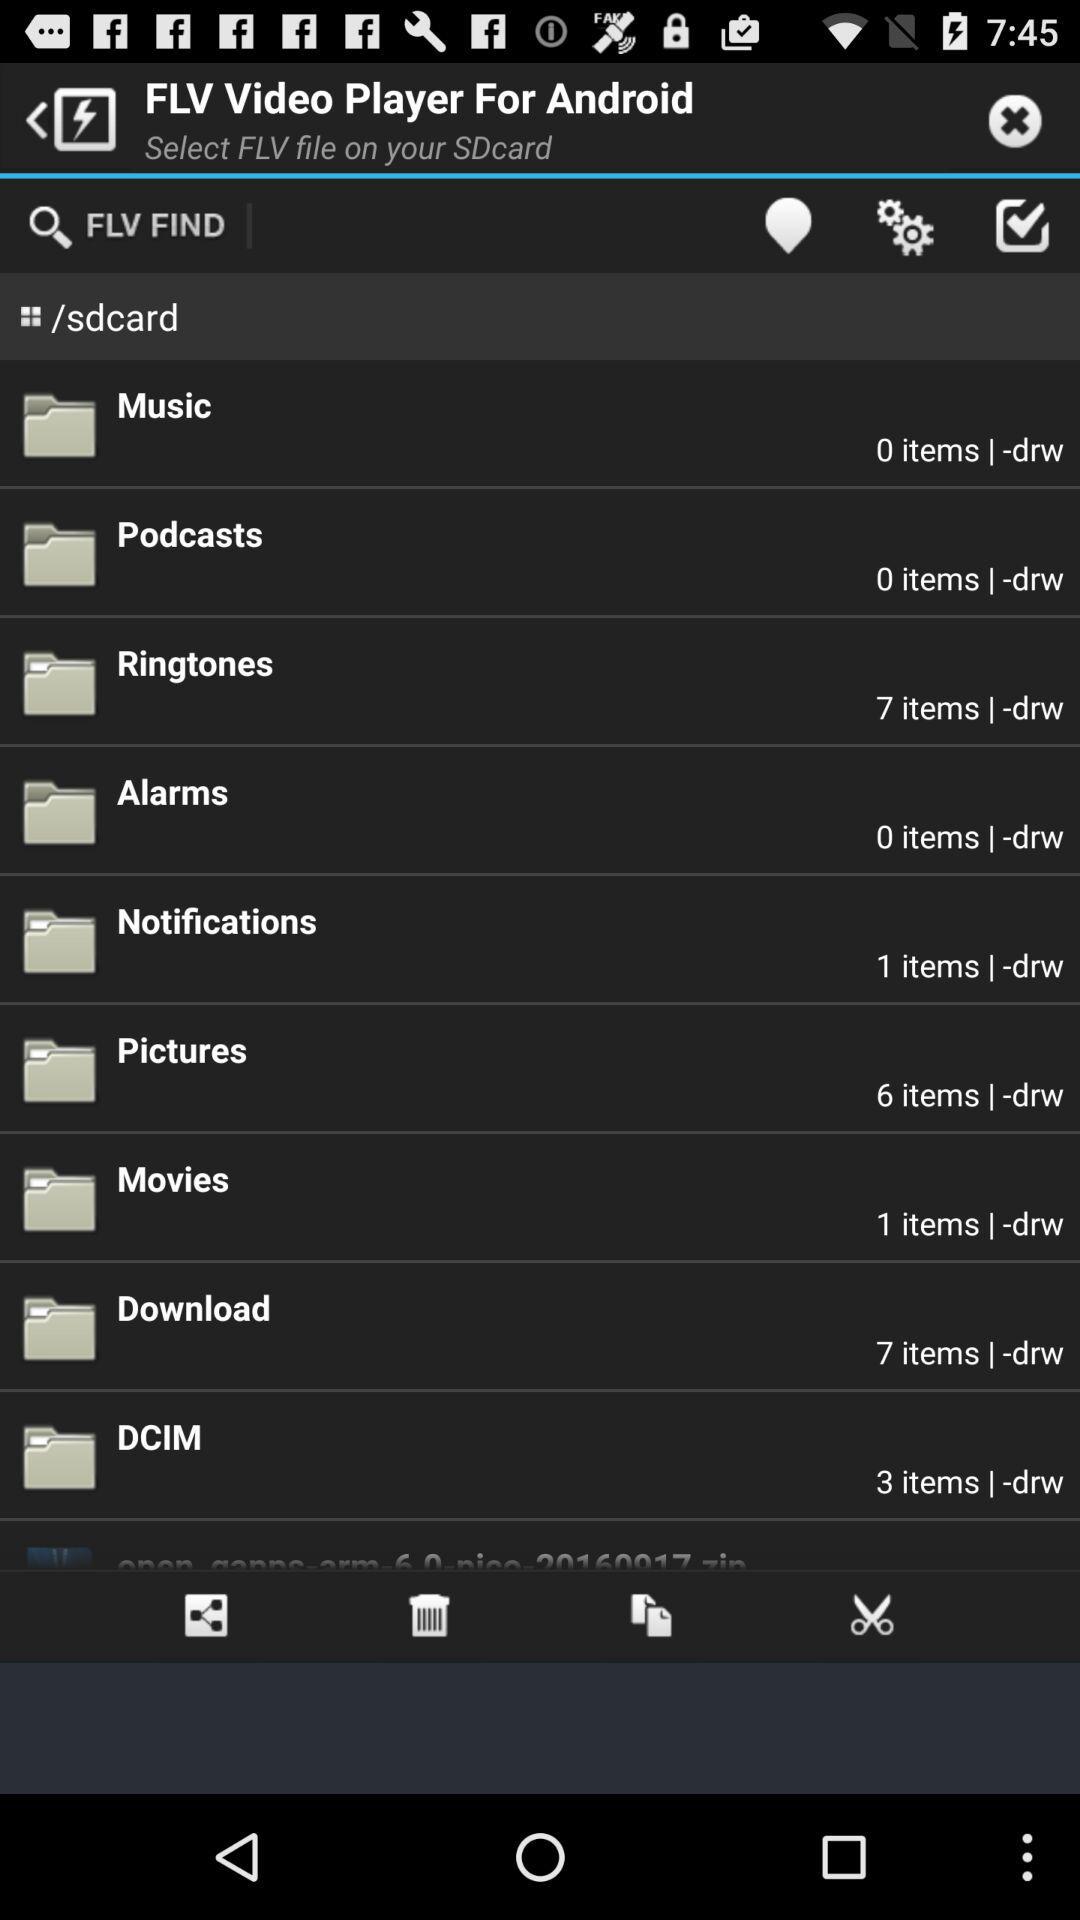 This screenshot has height=1920, width=1080. Describe the element at coordinates (904, 225) in the screenshot. I see `item above music item` at that location.